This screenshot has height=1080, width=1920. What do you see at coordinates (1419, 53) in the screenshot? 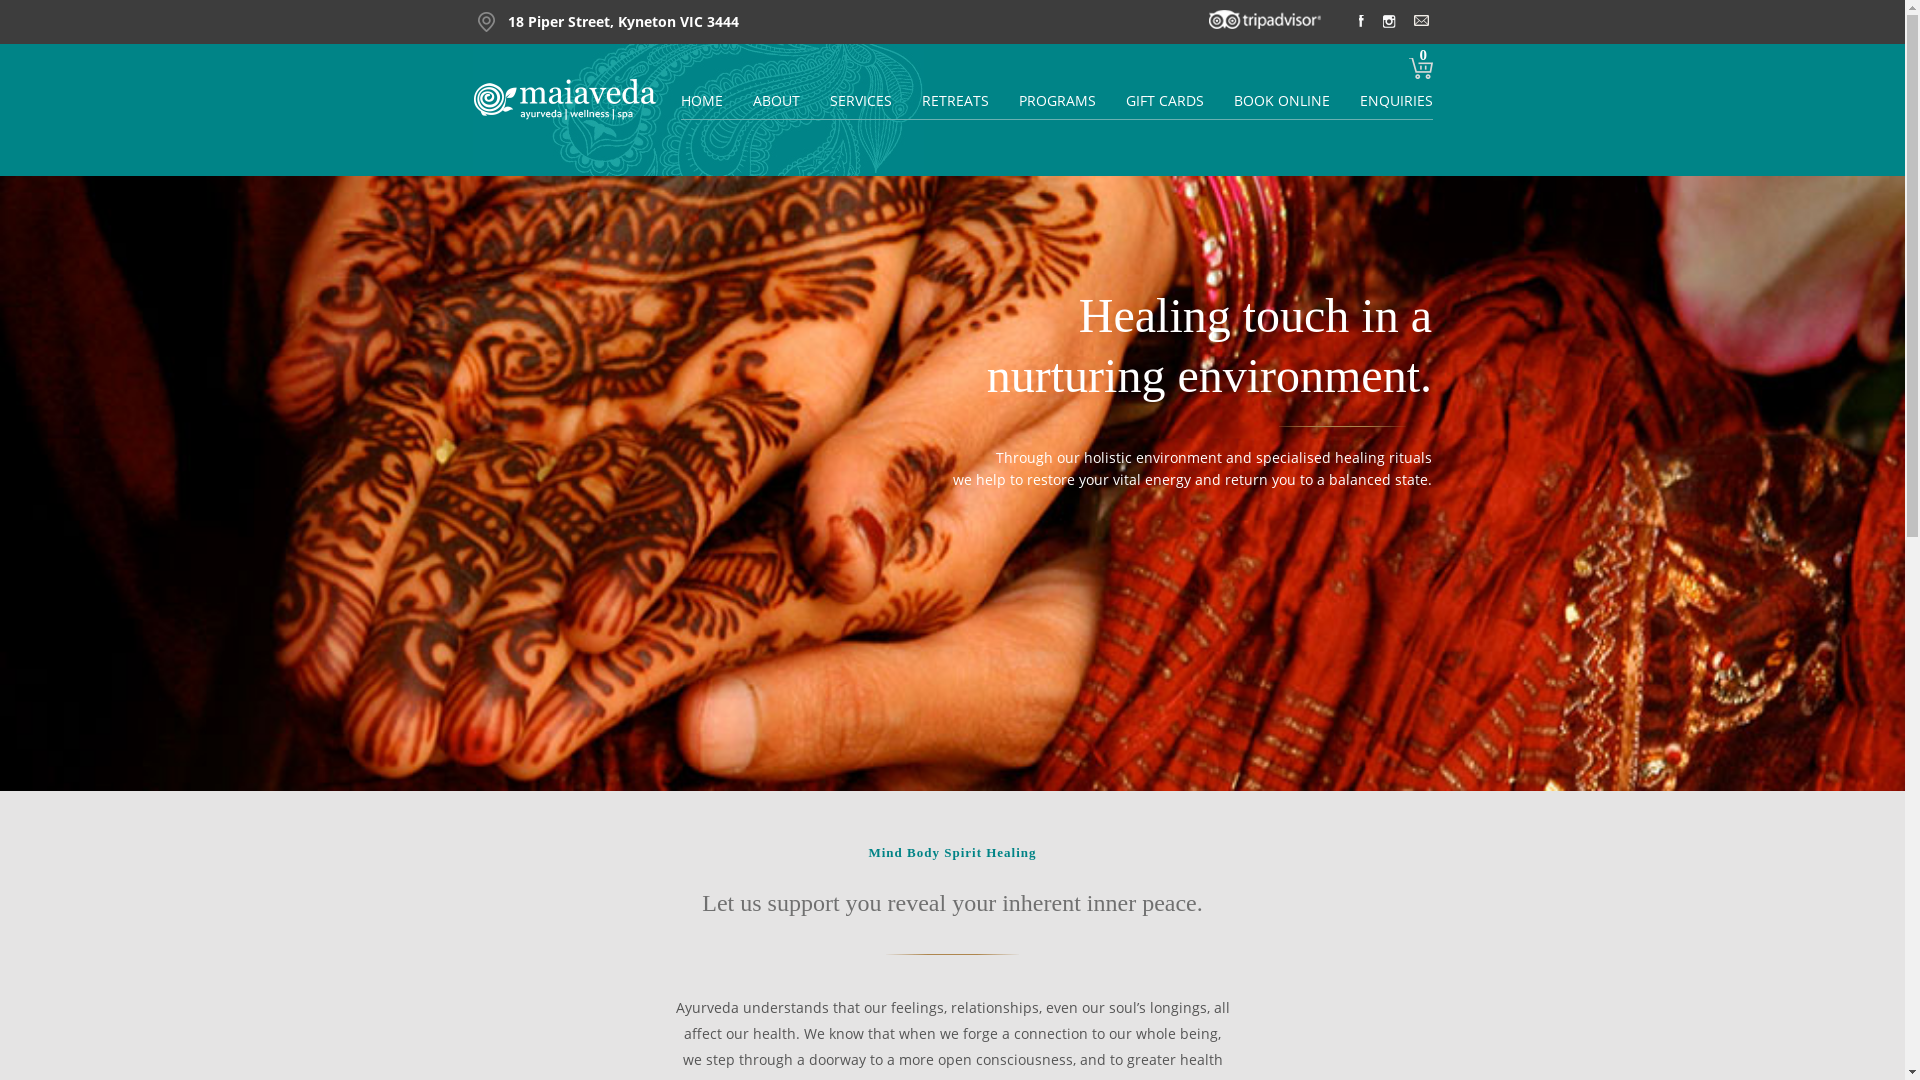
I see `'0'` at bounding box center [1419, 53].